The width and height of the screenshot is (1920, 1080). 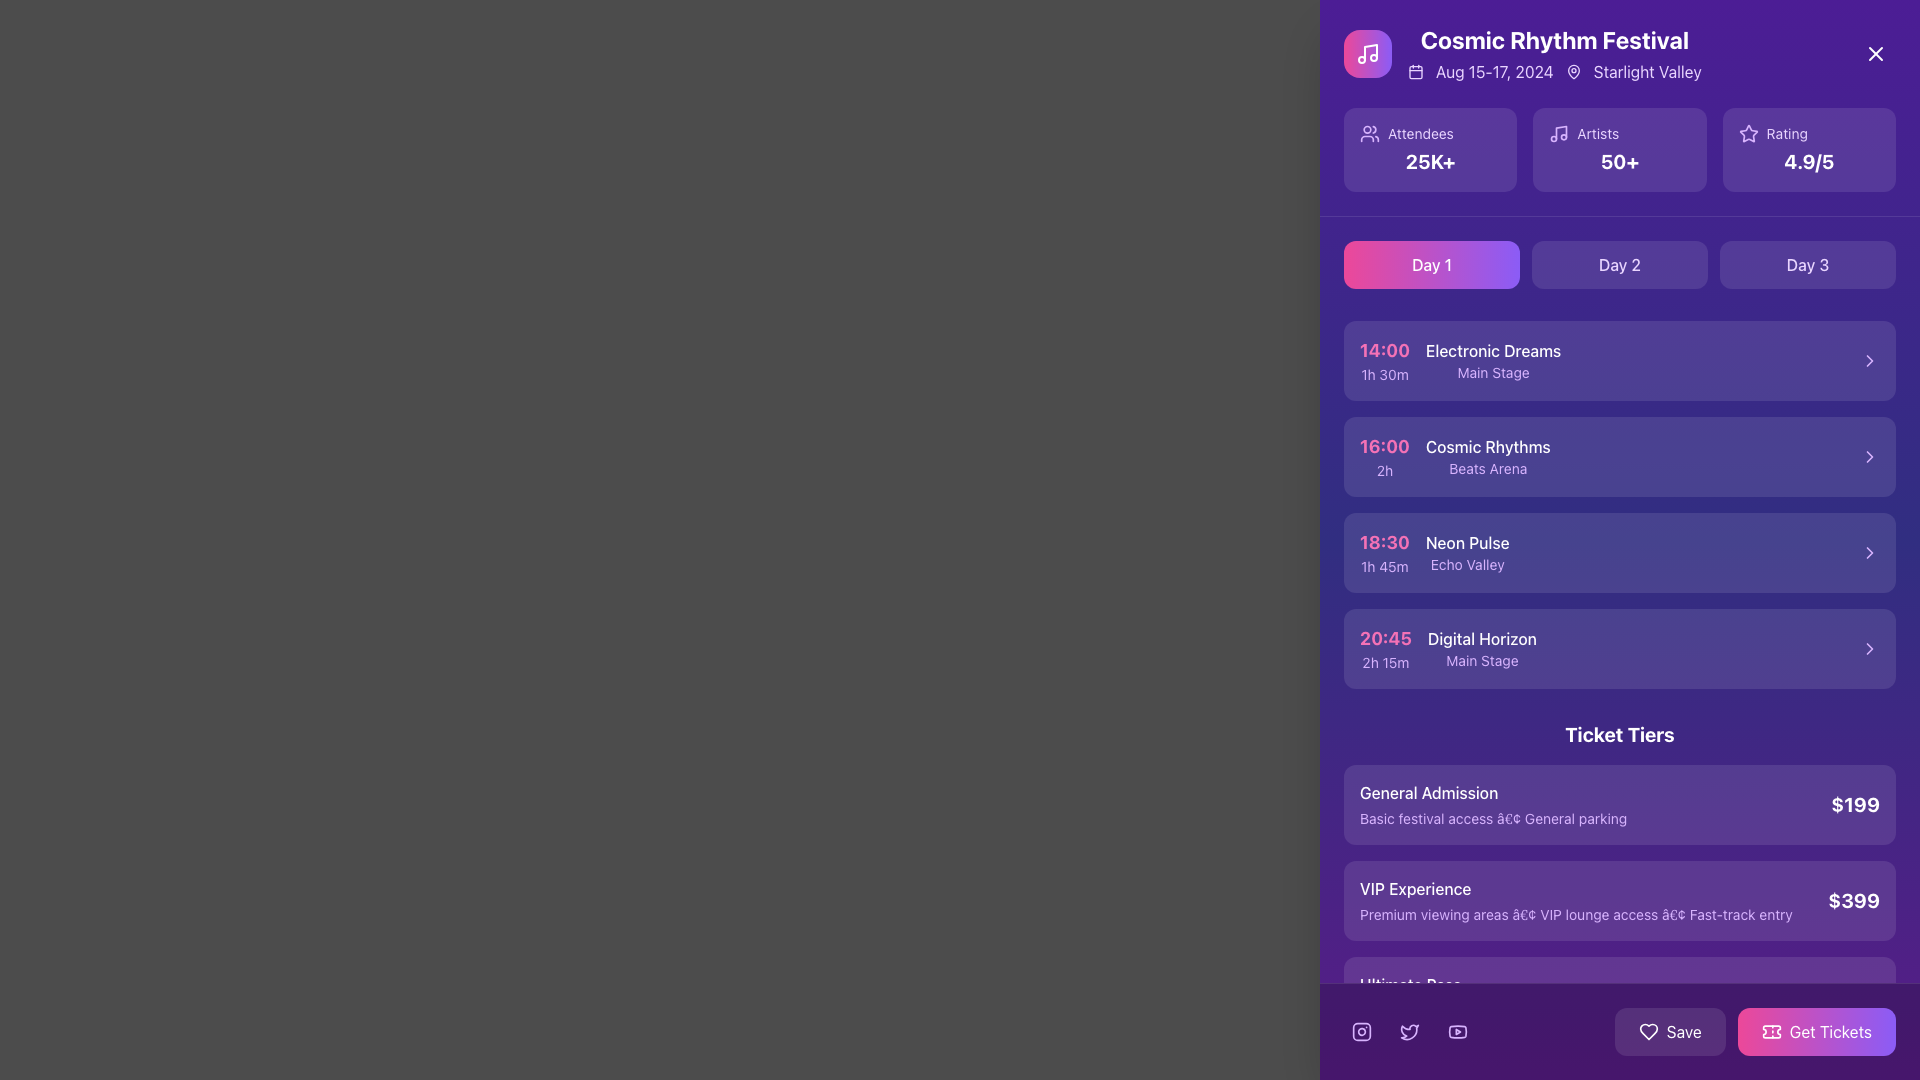 What do you see at coordinates (1869, 648) in the screenshot?
I see `the navigational icon located to the right of the 'Digital Horizon' entry in the events section of the interface` at bounding box center [1869, 648].